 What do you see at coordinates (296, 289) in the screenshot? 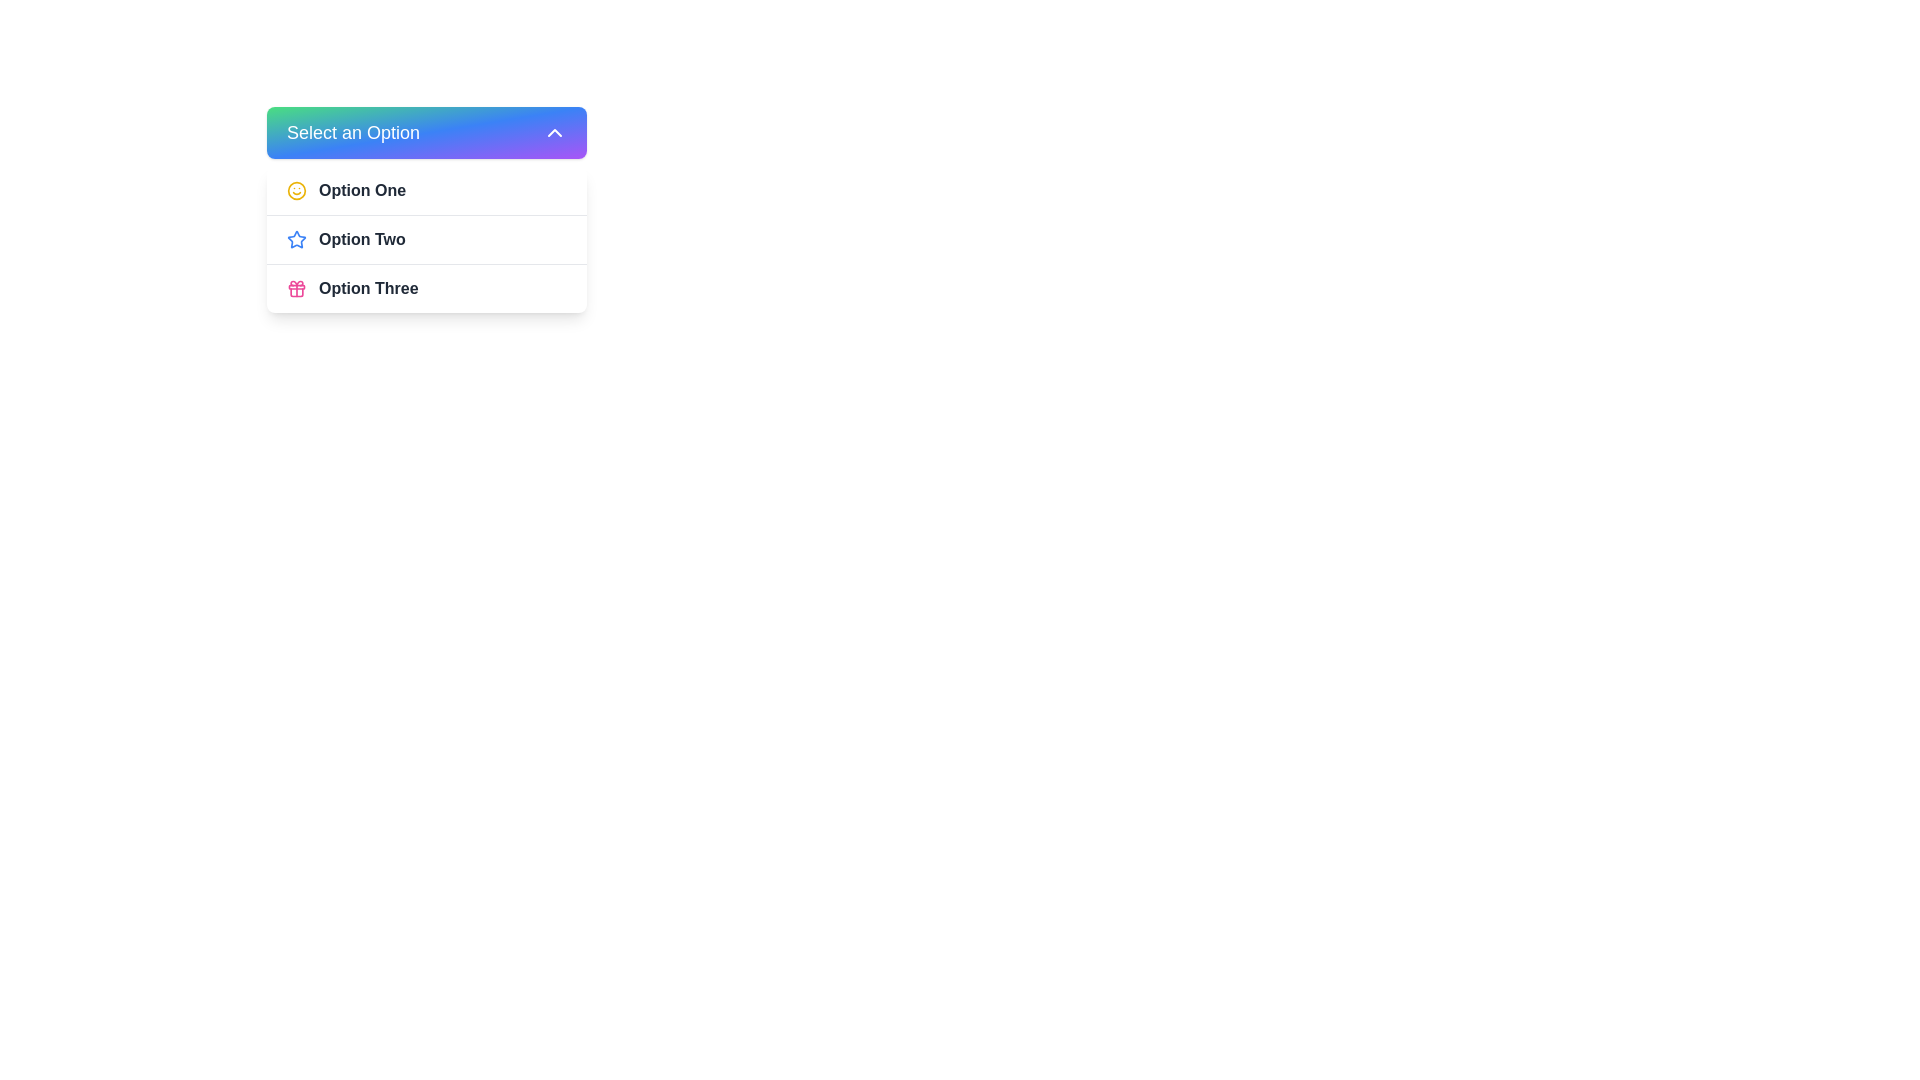
I see `the small, pink, gift-shaped icon with a bow on top located in the bottom-most entry of the dropdown list labeled 'Select an Option', which is positioned to the left of the text 'Option Three'` at bounding box center [296, 289].